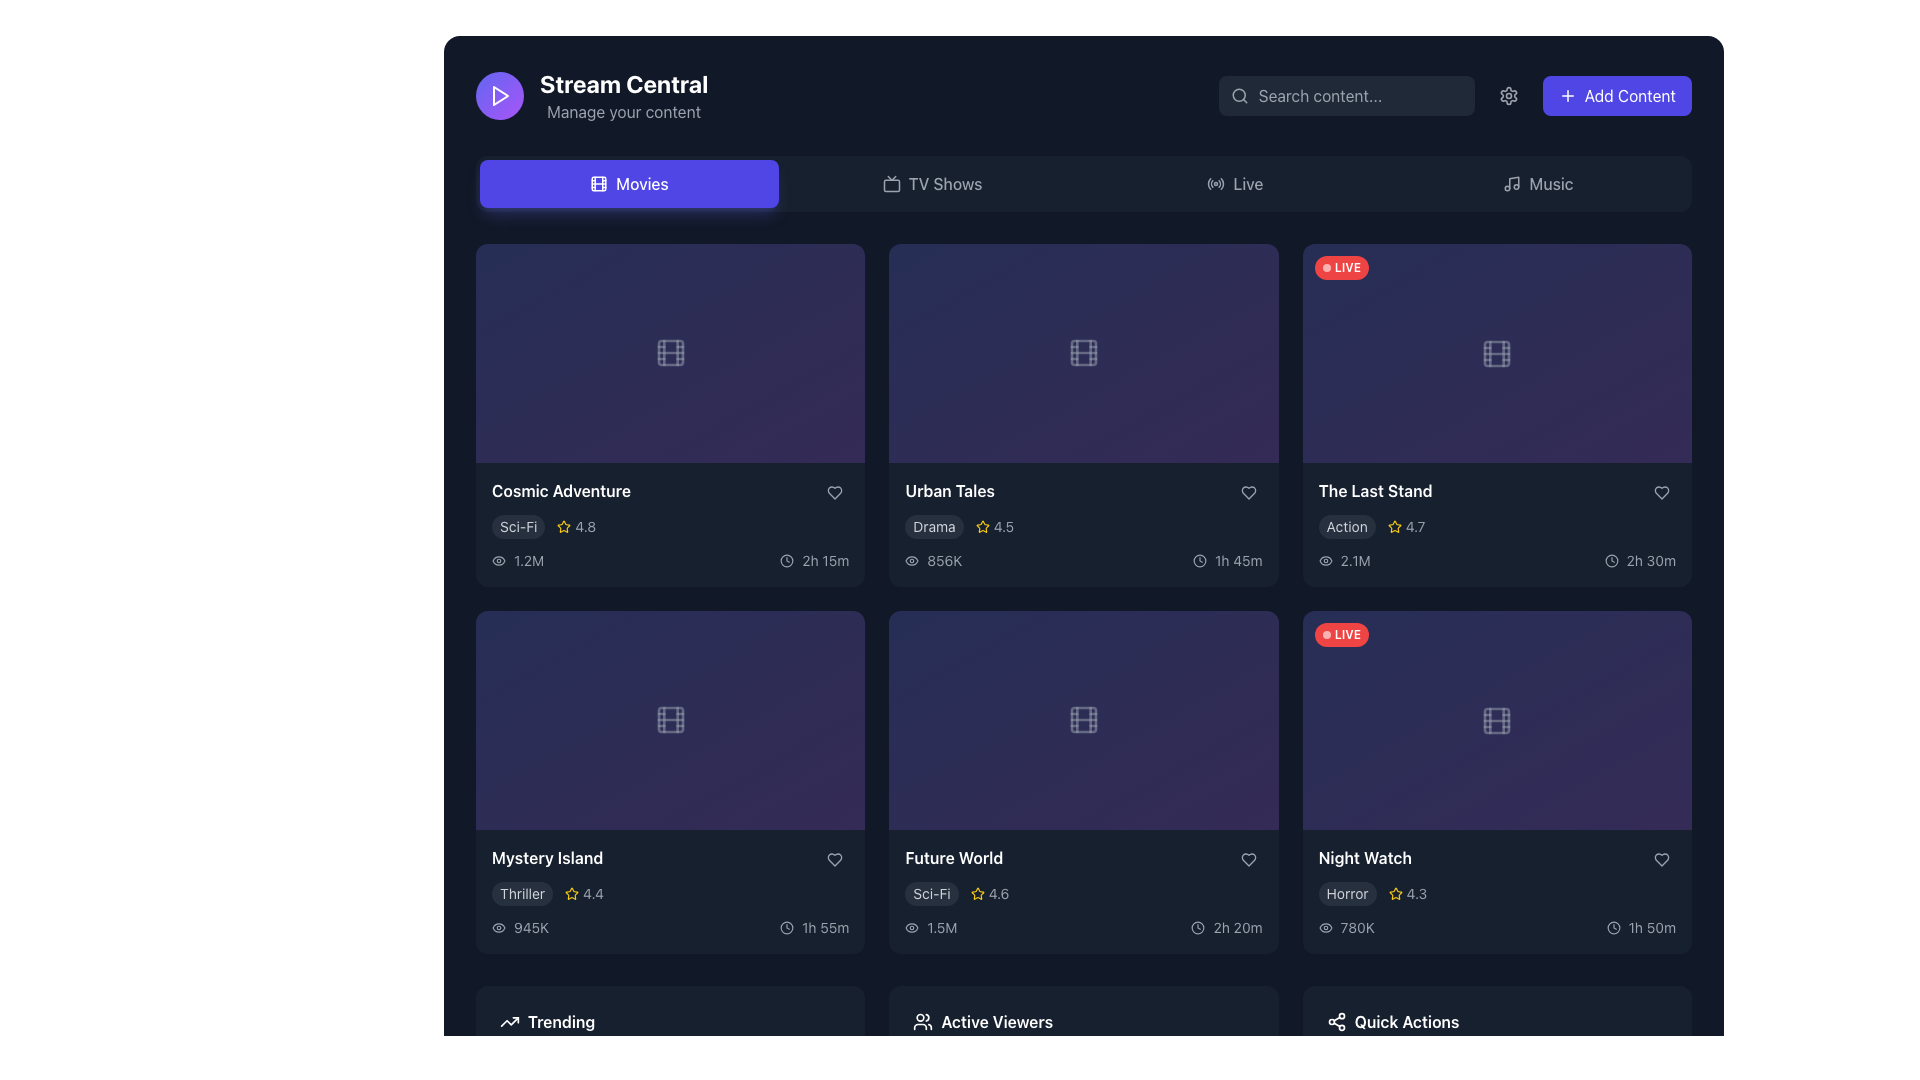 The width and height of the screenshot is (1920, 1080). I want to click on the genre label 'Drama', which is a rounded rectangle with a dark gray background and light gray text, located below the title 'Urban Tales', so click(933, 525).